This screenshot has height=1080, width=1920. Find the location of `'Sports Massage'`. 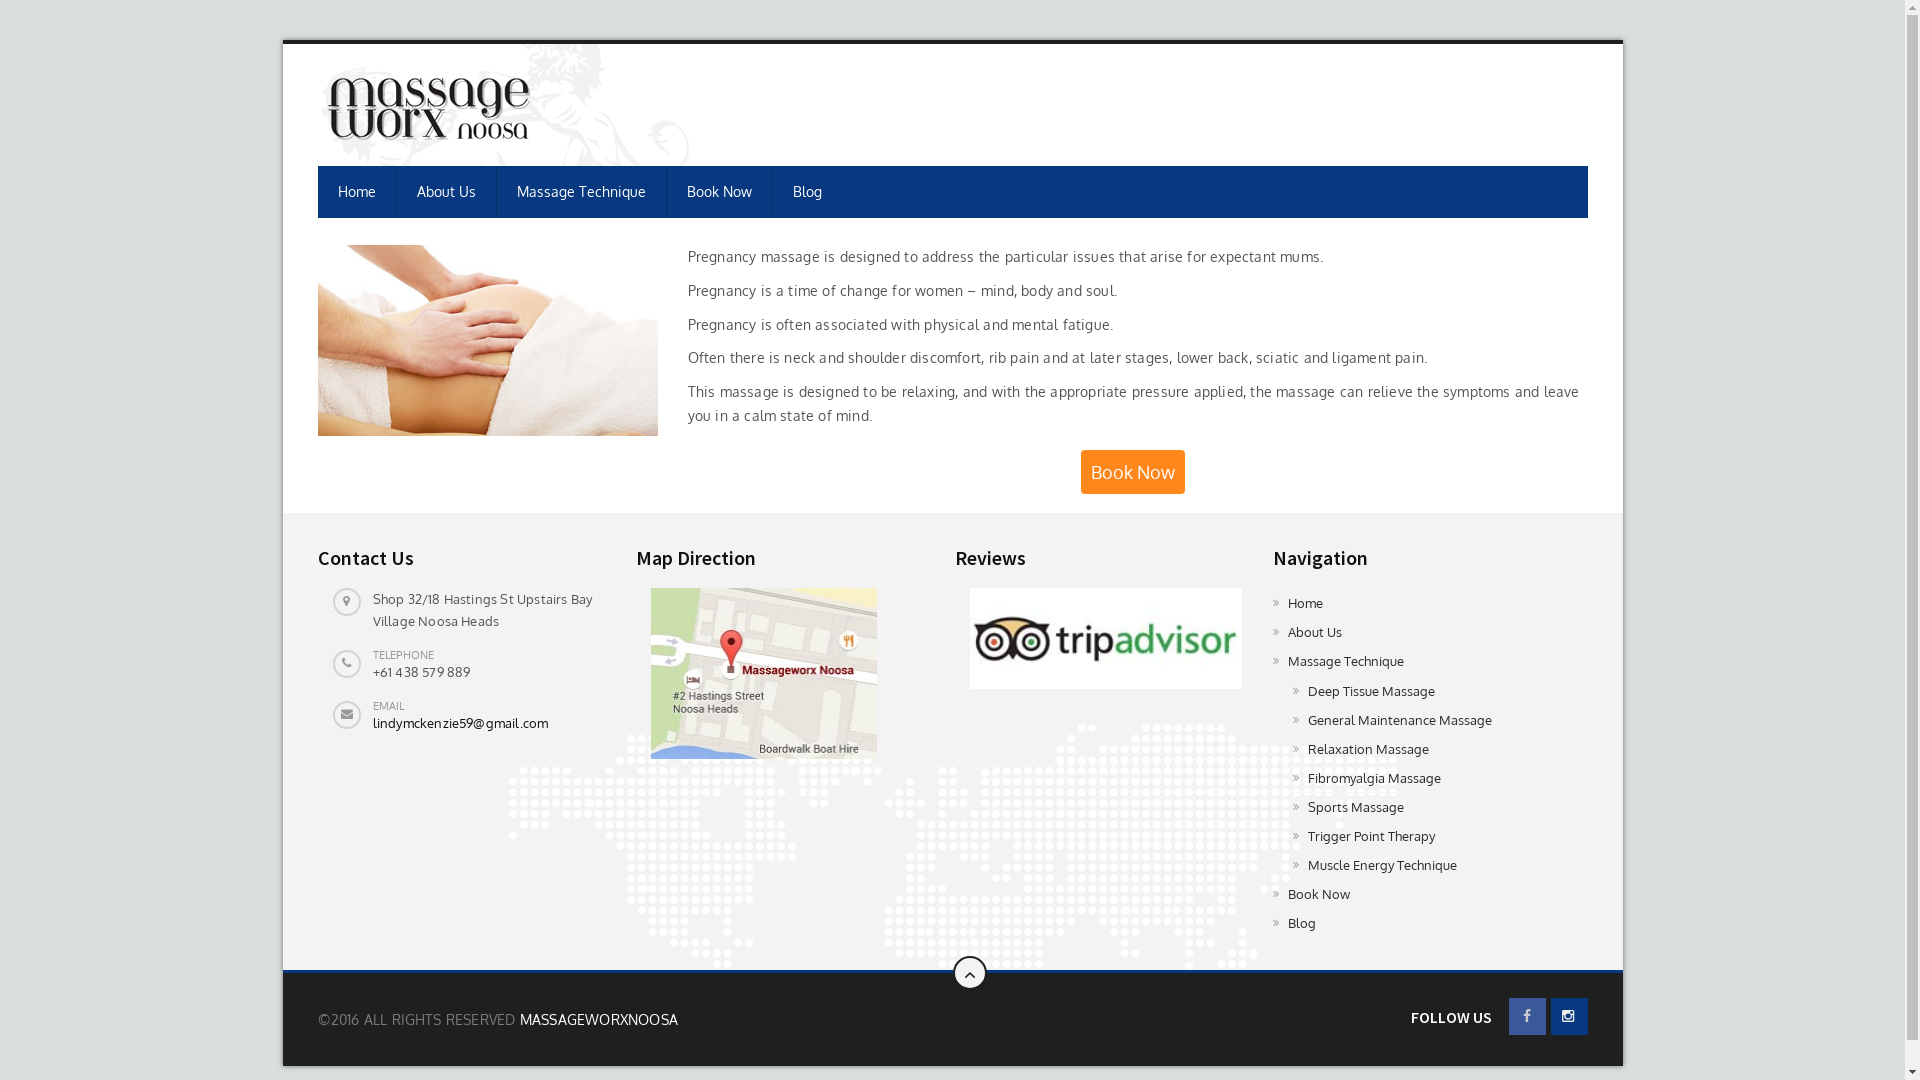

'Sports Massage' is located at coordinates (1433, 806).